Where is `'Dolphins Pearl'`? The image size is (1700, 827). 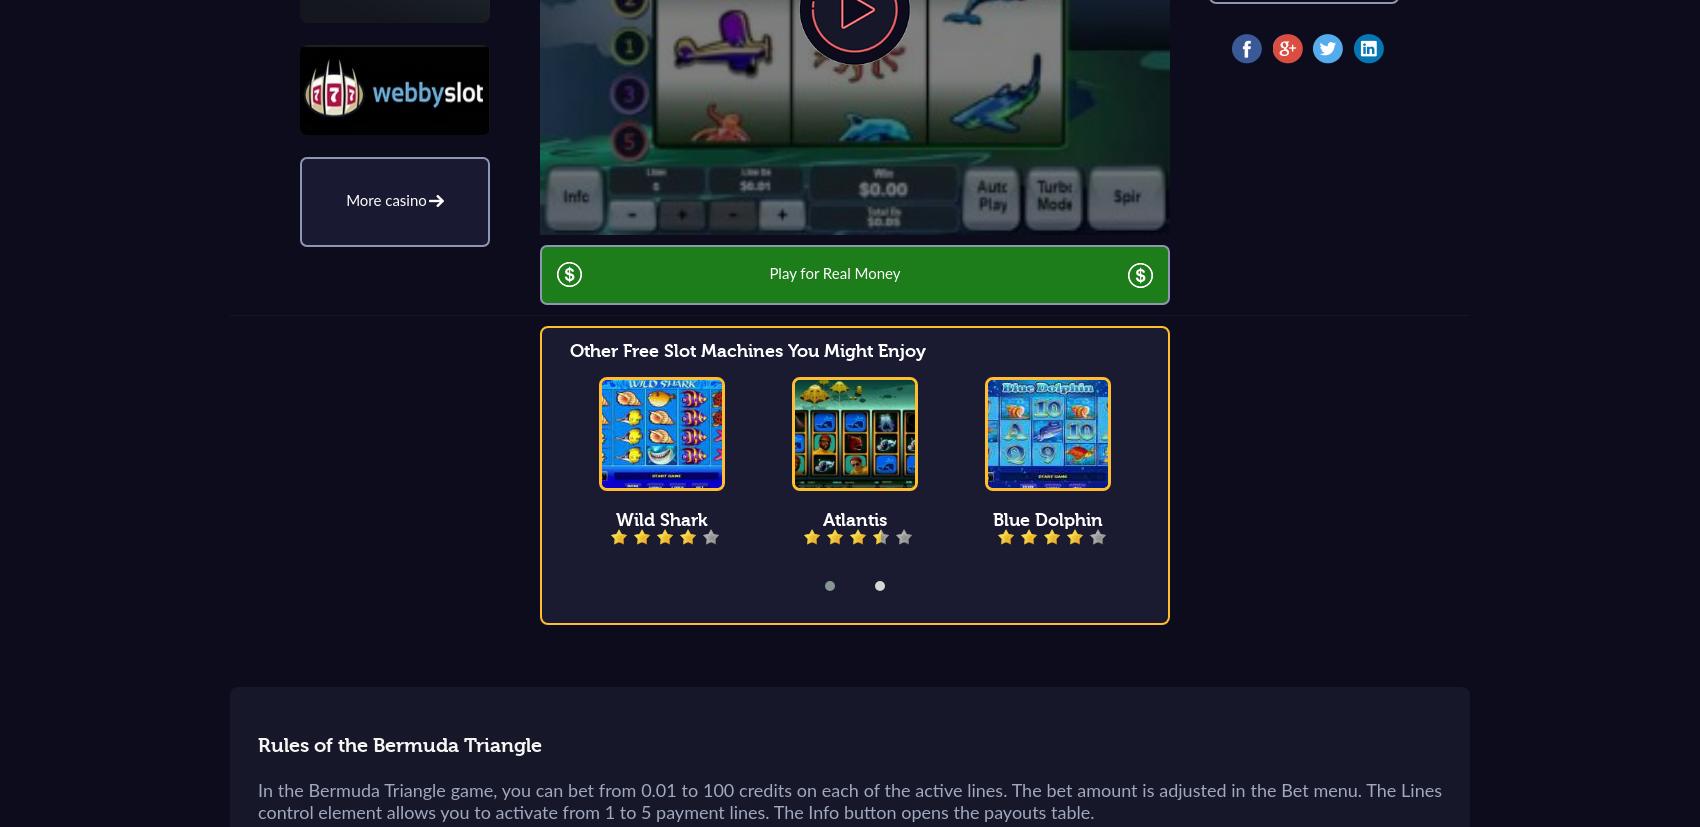 'Dolphins Pearl' is located at coordinates (1432, 520).